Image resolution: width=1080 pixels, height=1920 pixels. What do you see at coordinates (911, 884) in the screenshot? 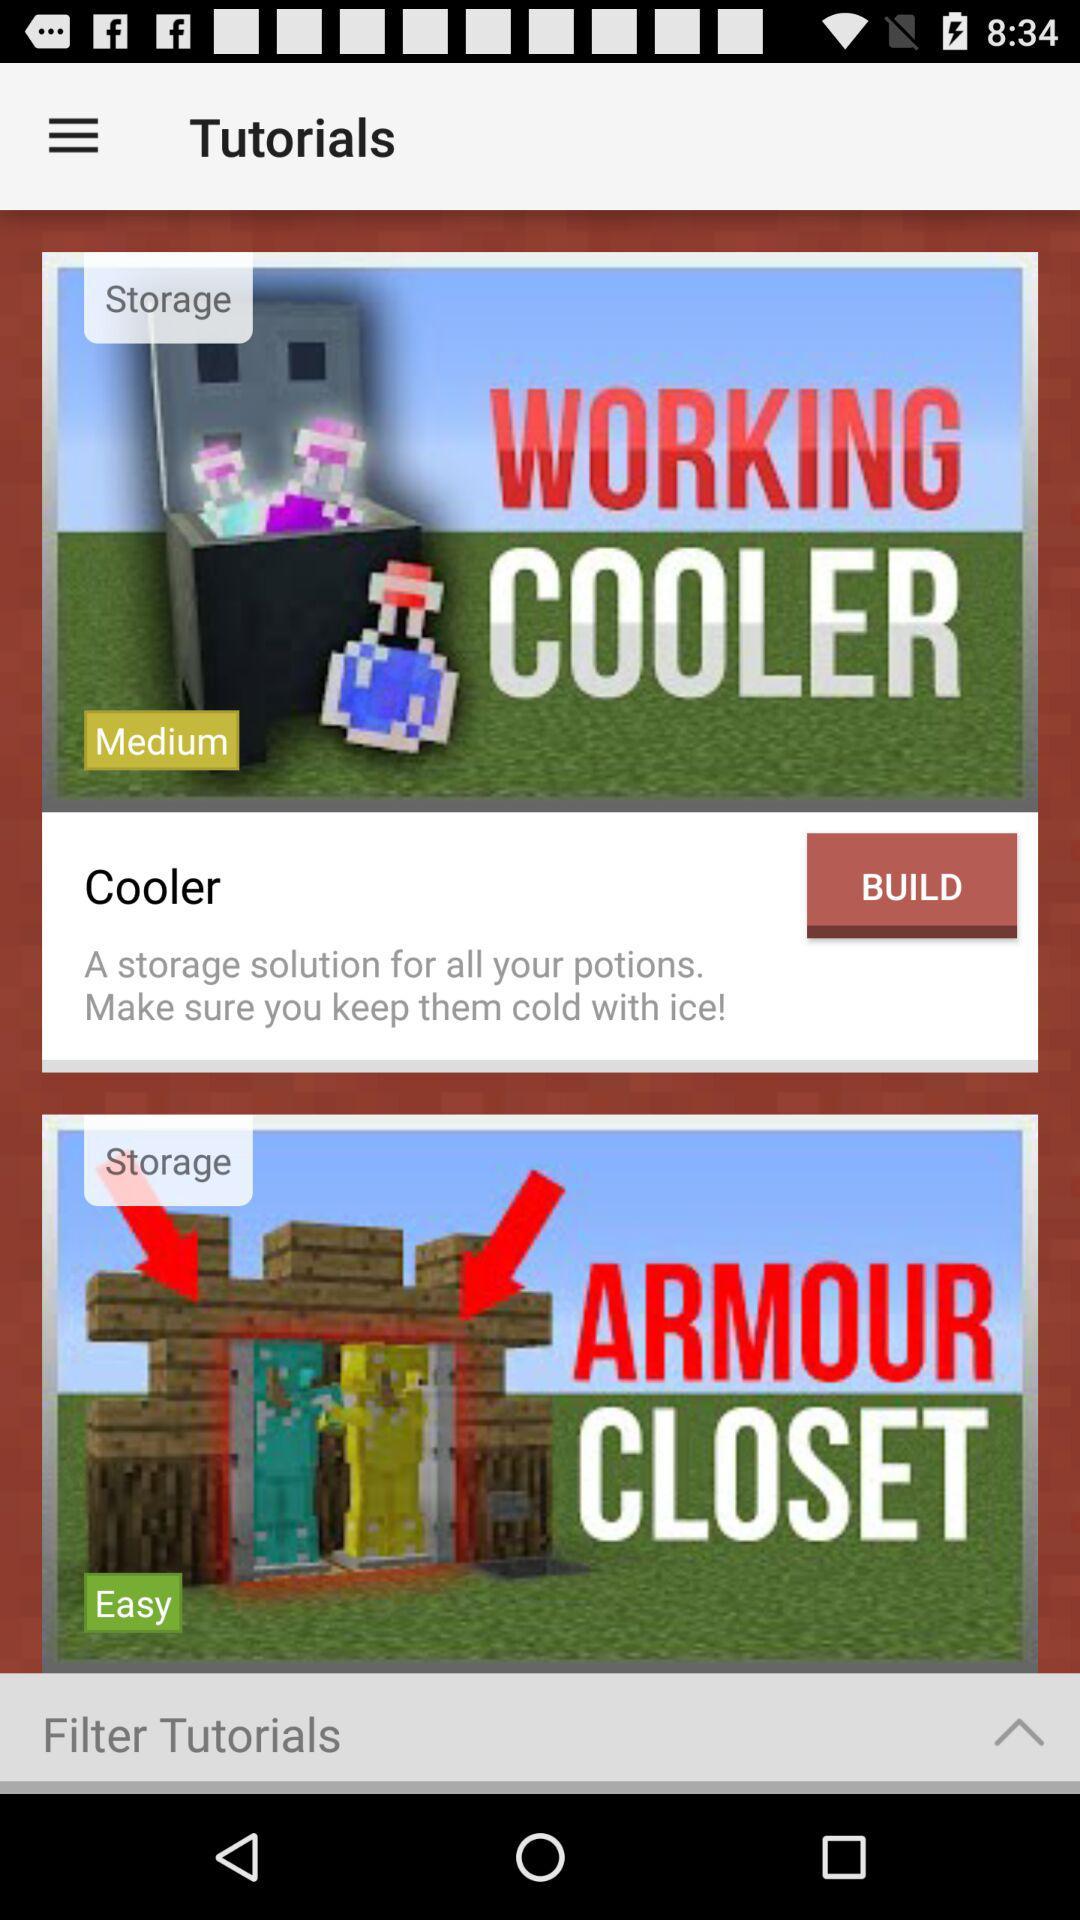
I see `the build on the right` at bounding box center [911, 884].